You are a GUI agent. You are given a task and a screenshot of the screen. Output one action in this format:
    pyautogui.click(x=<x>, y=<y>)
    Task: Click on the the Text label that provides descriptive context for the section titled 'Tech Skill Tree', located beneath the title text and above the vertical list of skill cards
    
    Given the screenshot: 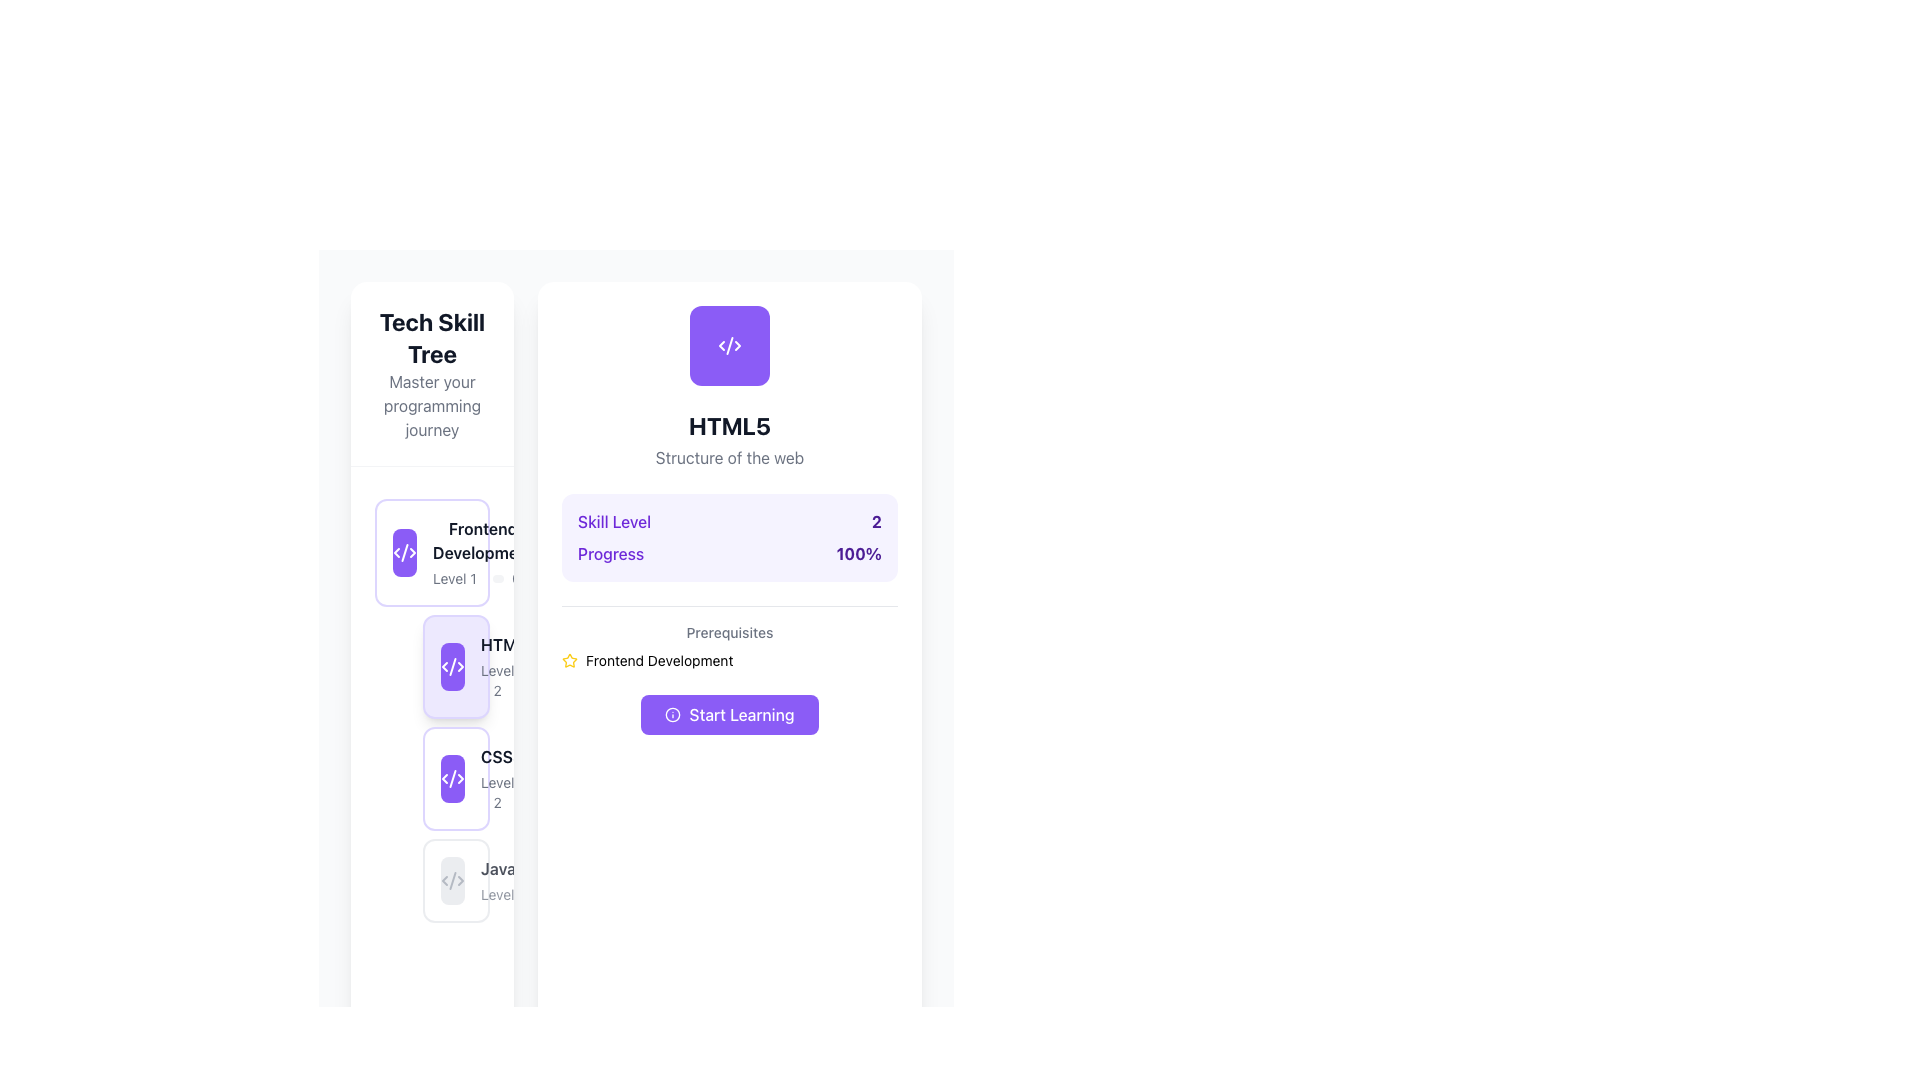 What is the action you would take?
    pyautogui.click(x=431, y=405)
    